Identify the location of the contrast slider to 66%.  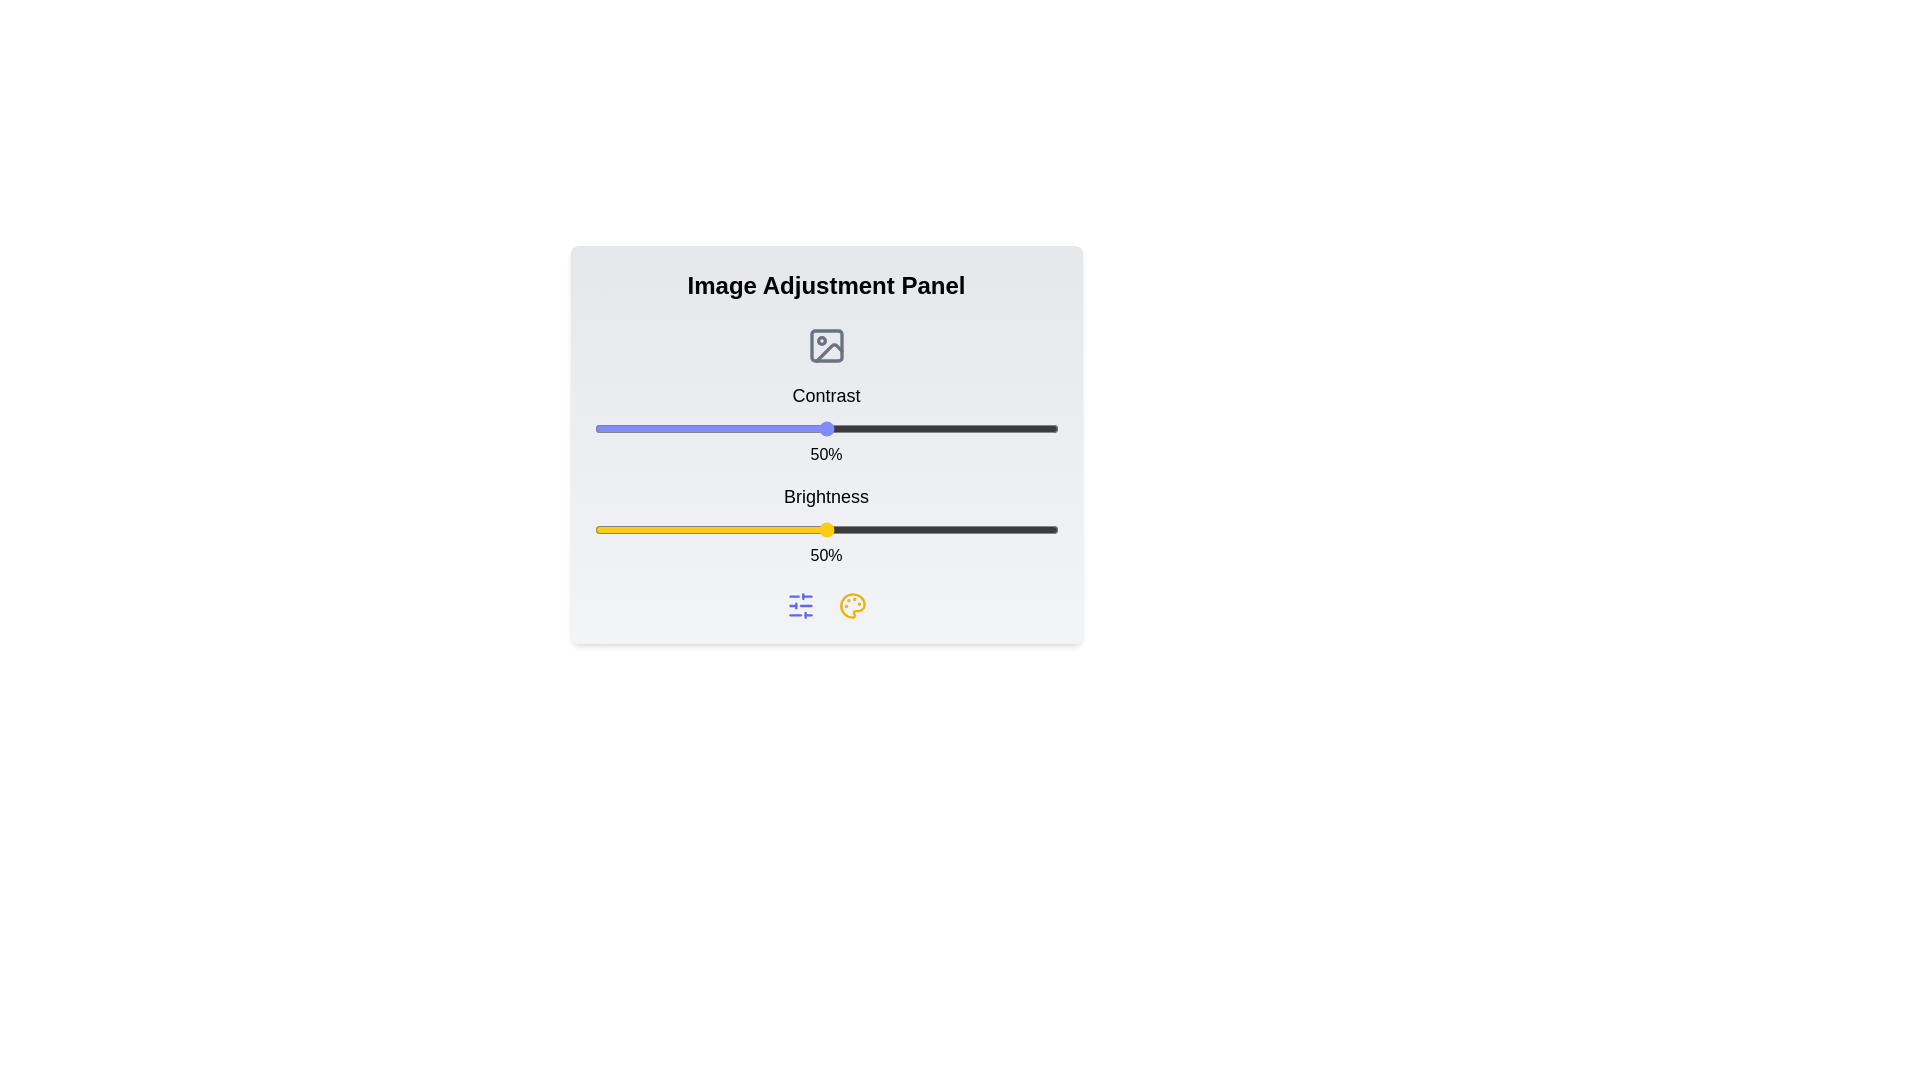
(899, 427).